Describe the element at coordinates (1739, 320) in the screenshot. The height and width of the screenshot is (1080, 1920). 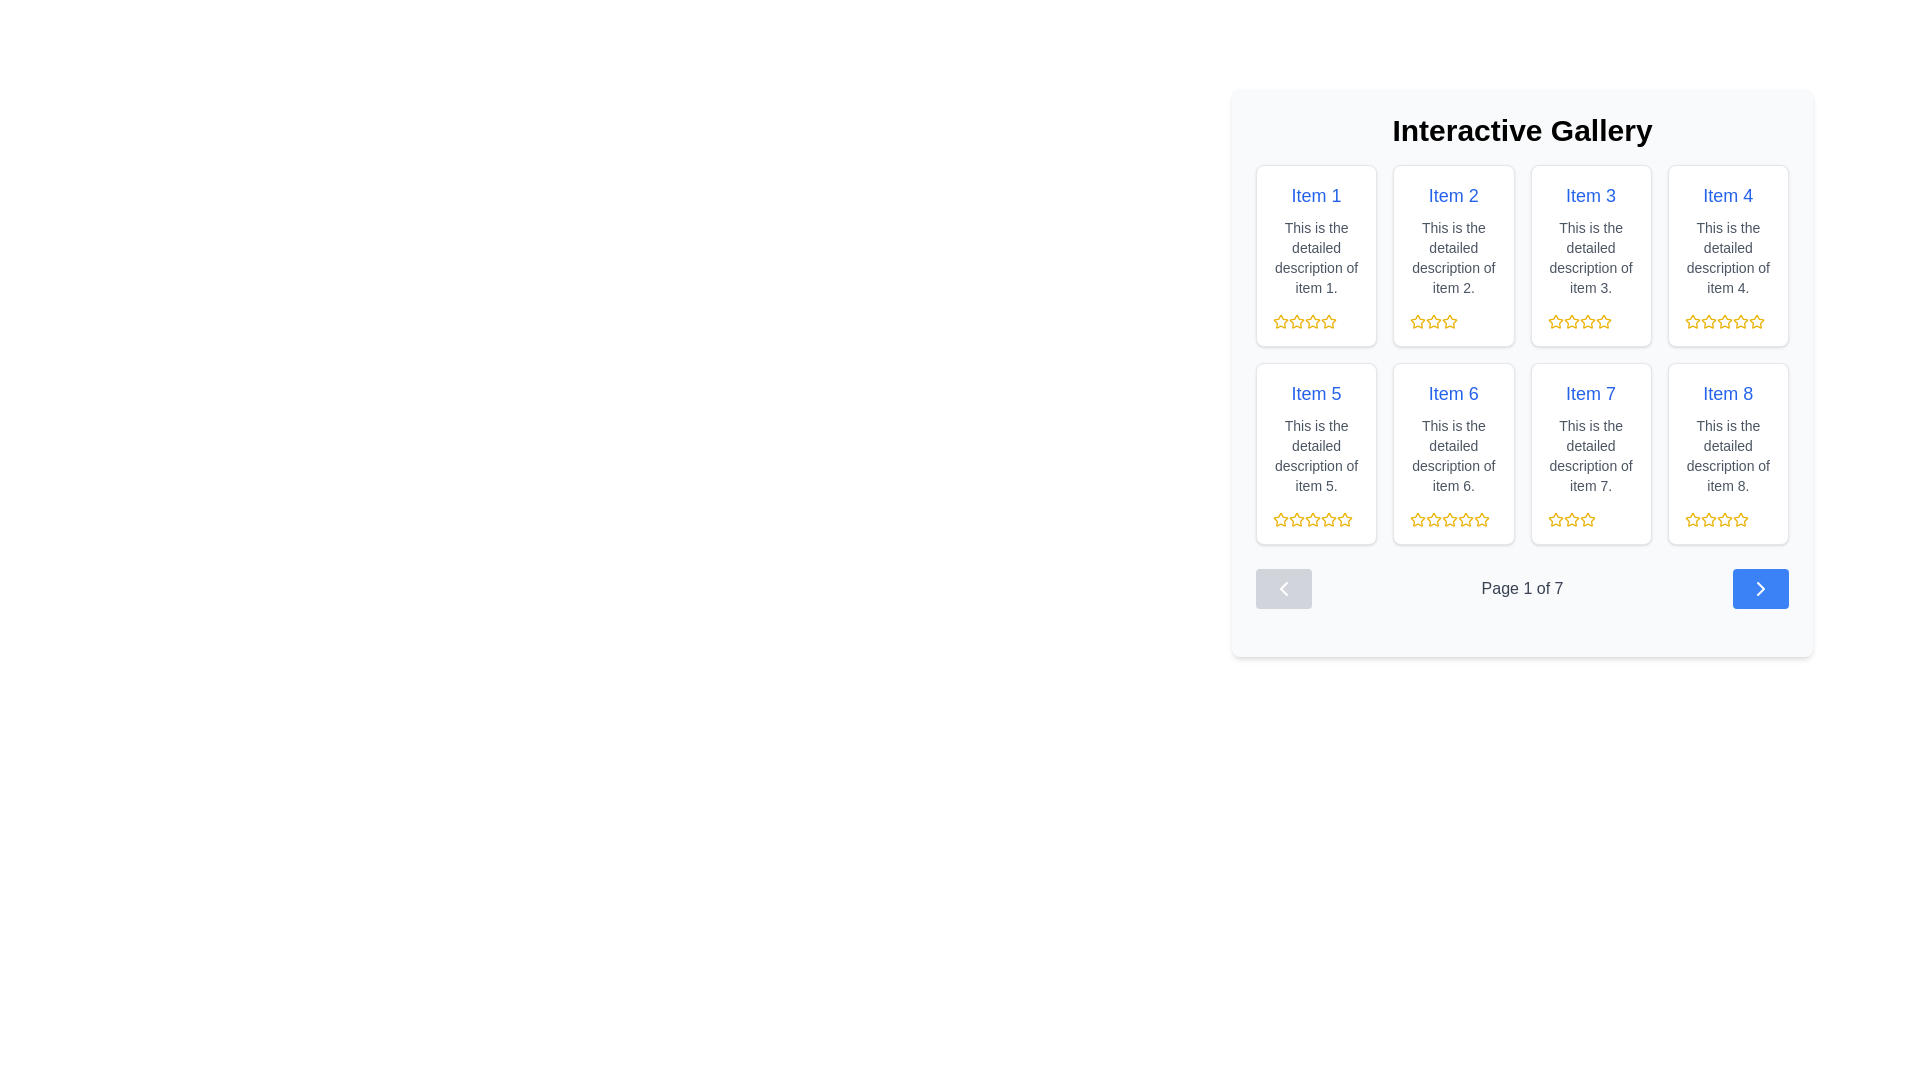
I see `the sixth star-shaped icon, which is yellow and part of the rating system for 'Item 4'` at that location.